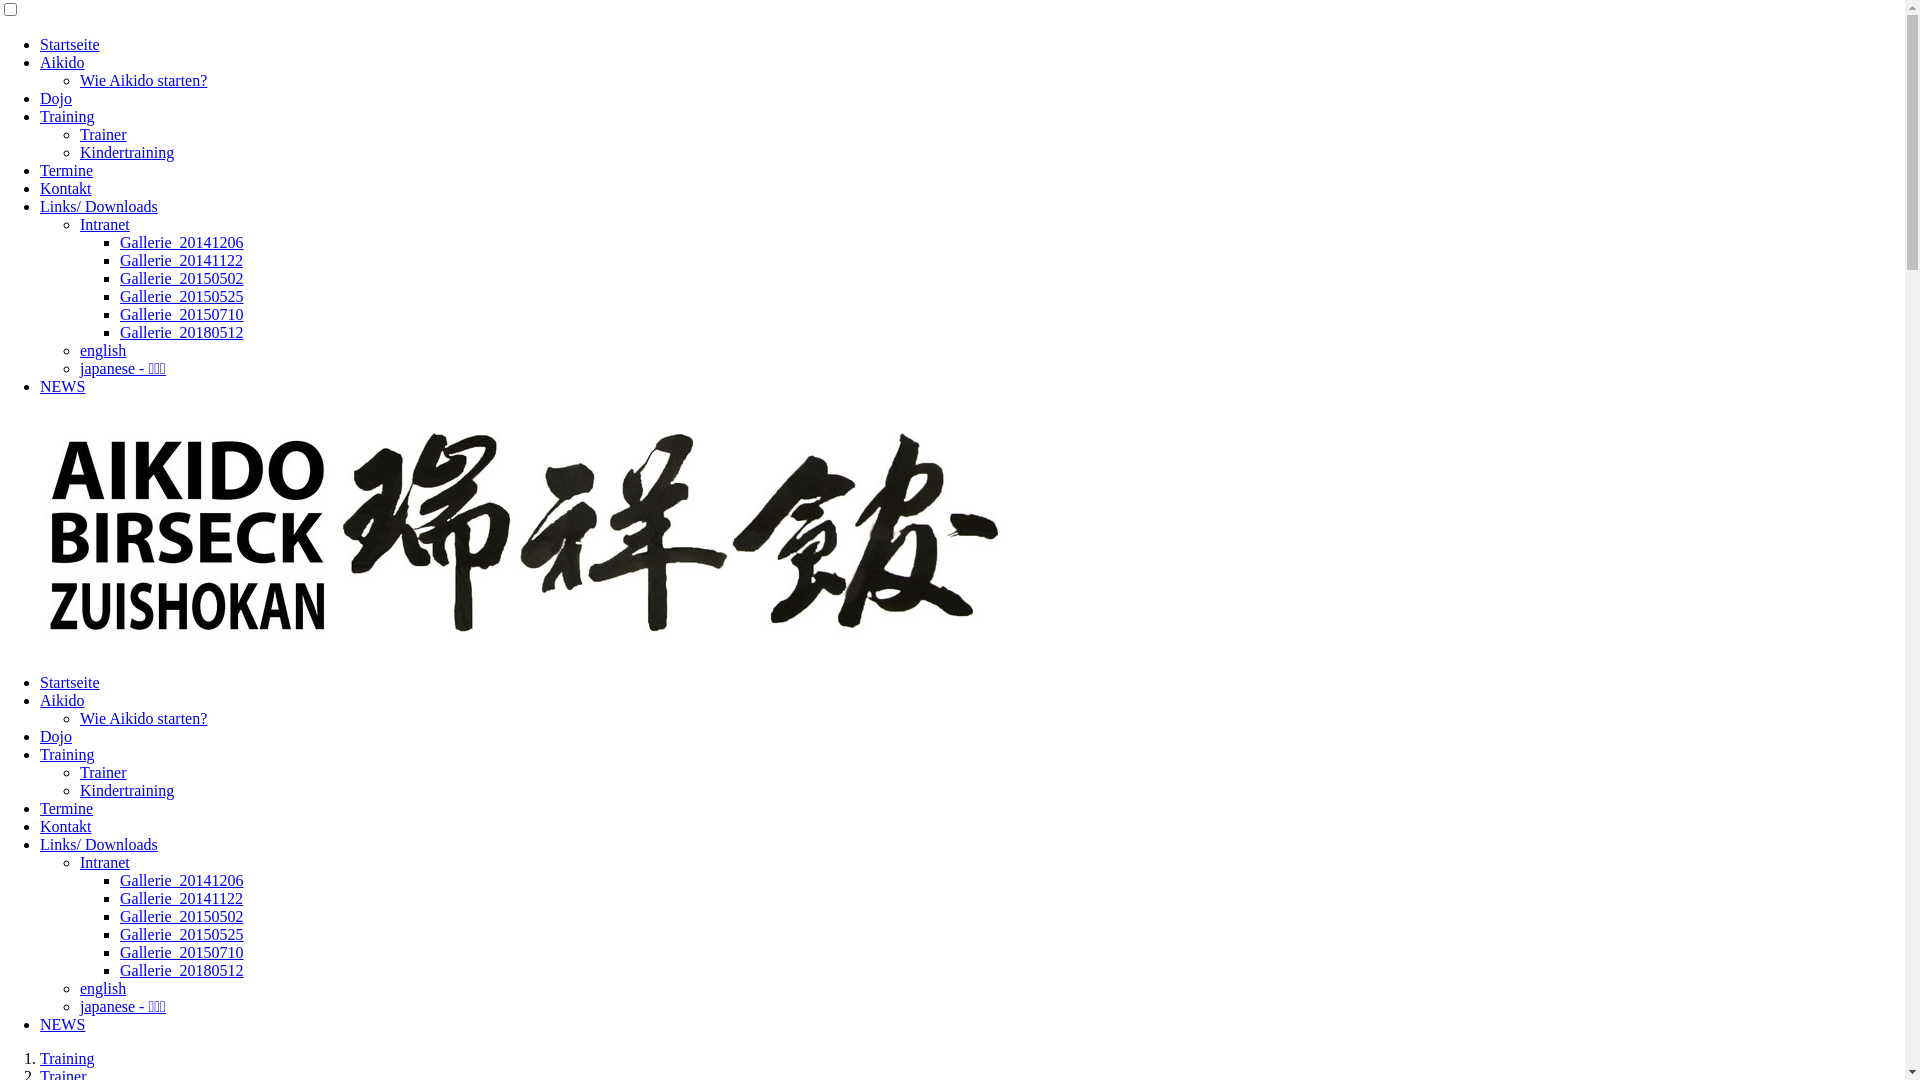  What do you see at coordinates (62, 1024) in the screenshot?
I see `'NEWS'` at bounding box center [62, 1024].